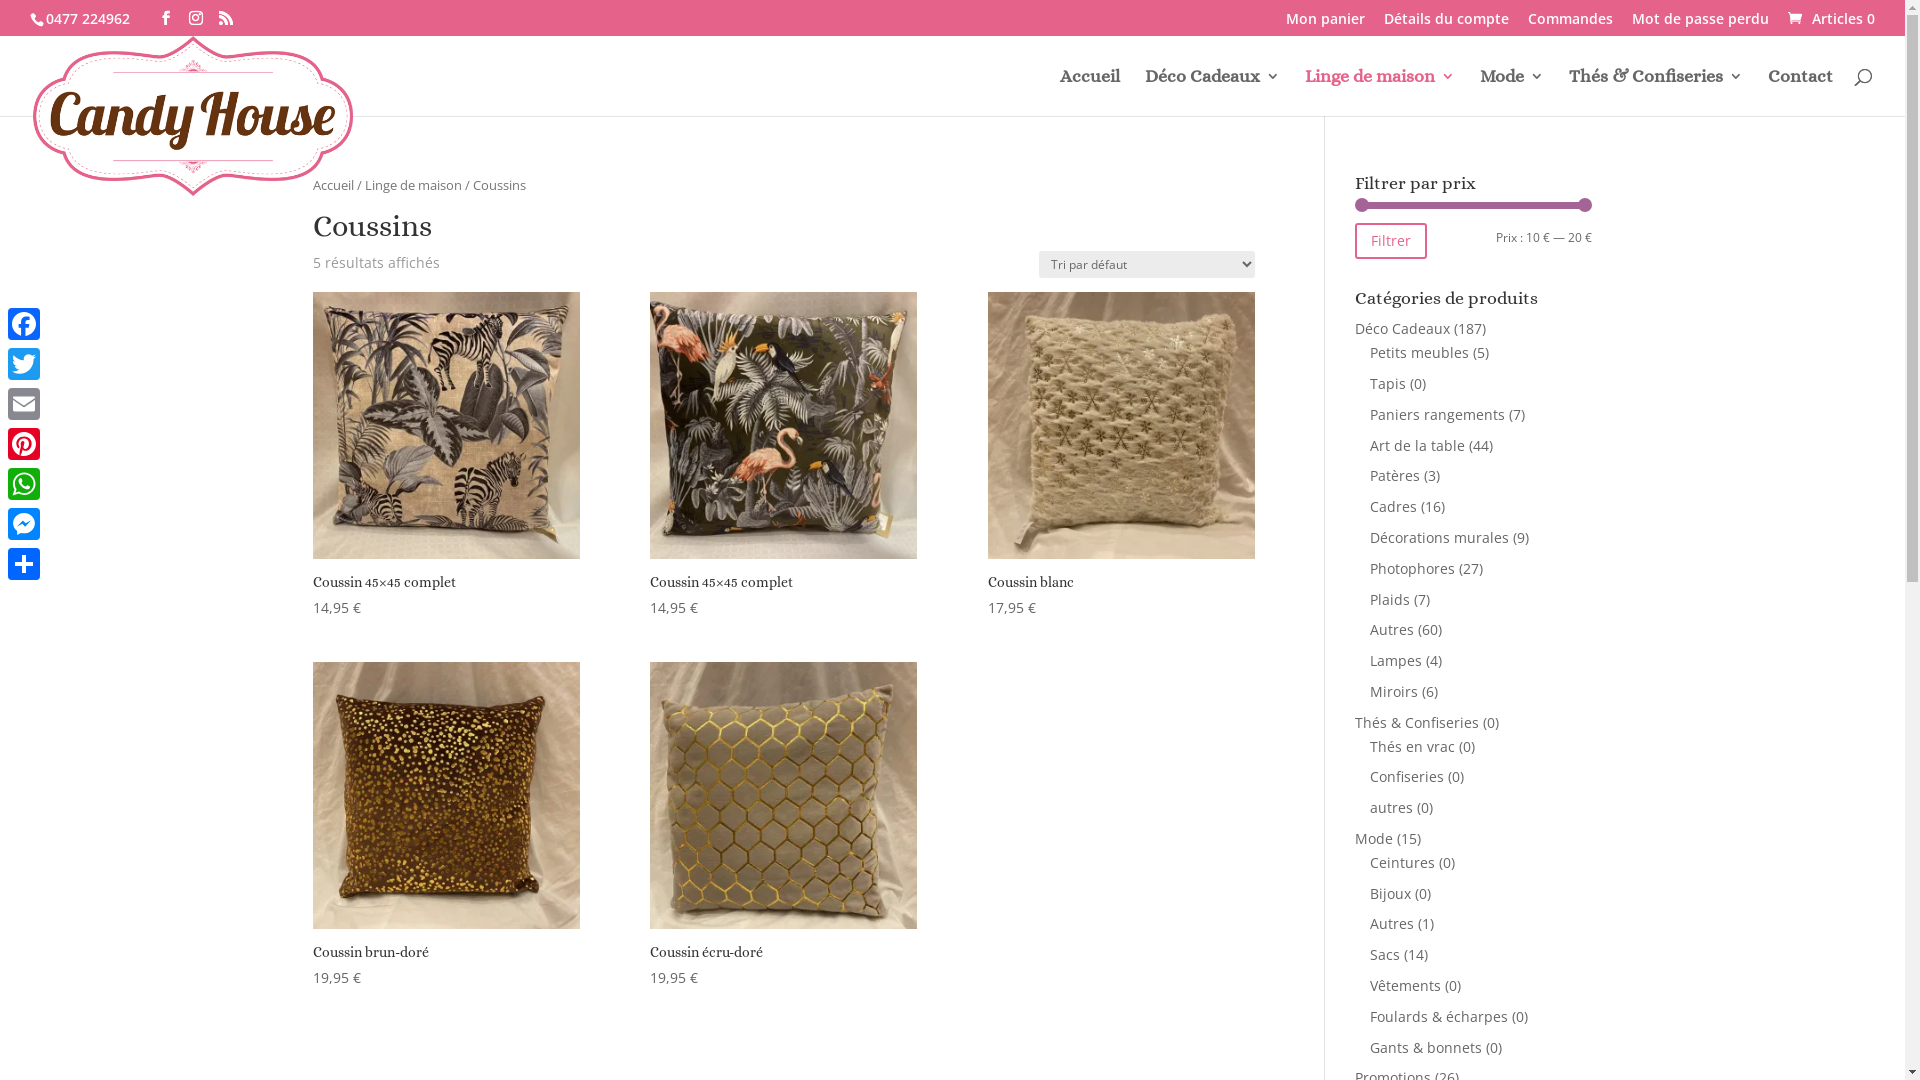 This screenshot has height=1080, width=1920. What do you see at coordinates (1800, 92) in the screenshot?
I see `'Contact'` at bounding box center [1800, 92].